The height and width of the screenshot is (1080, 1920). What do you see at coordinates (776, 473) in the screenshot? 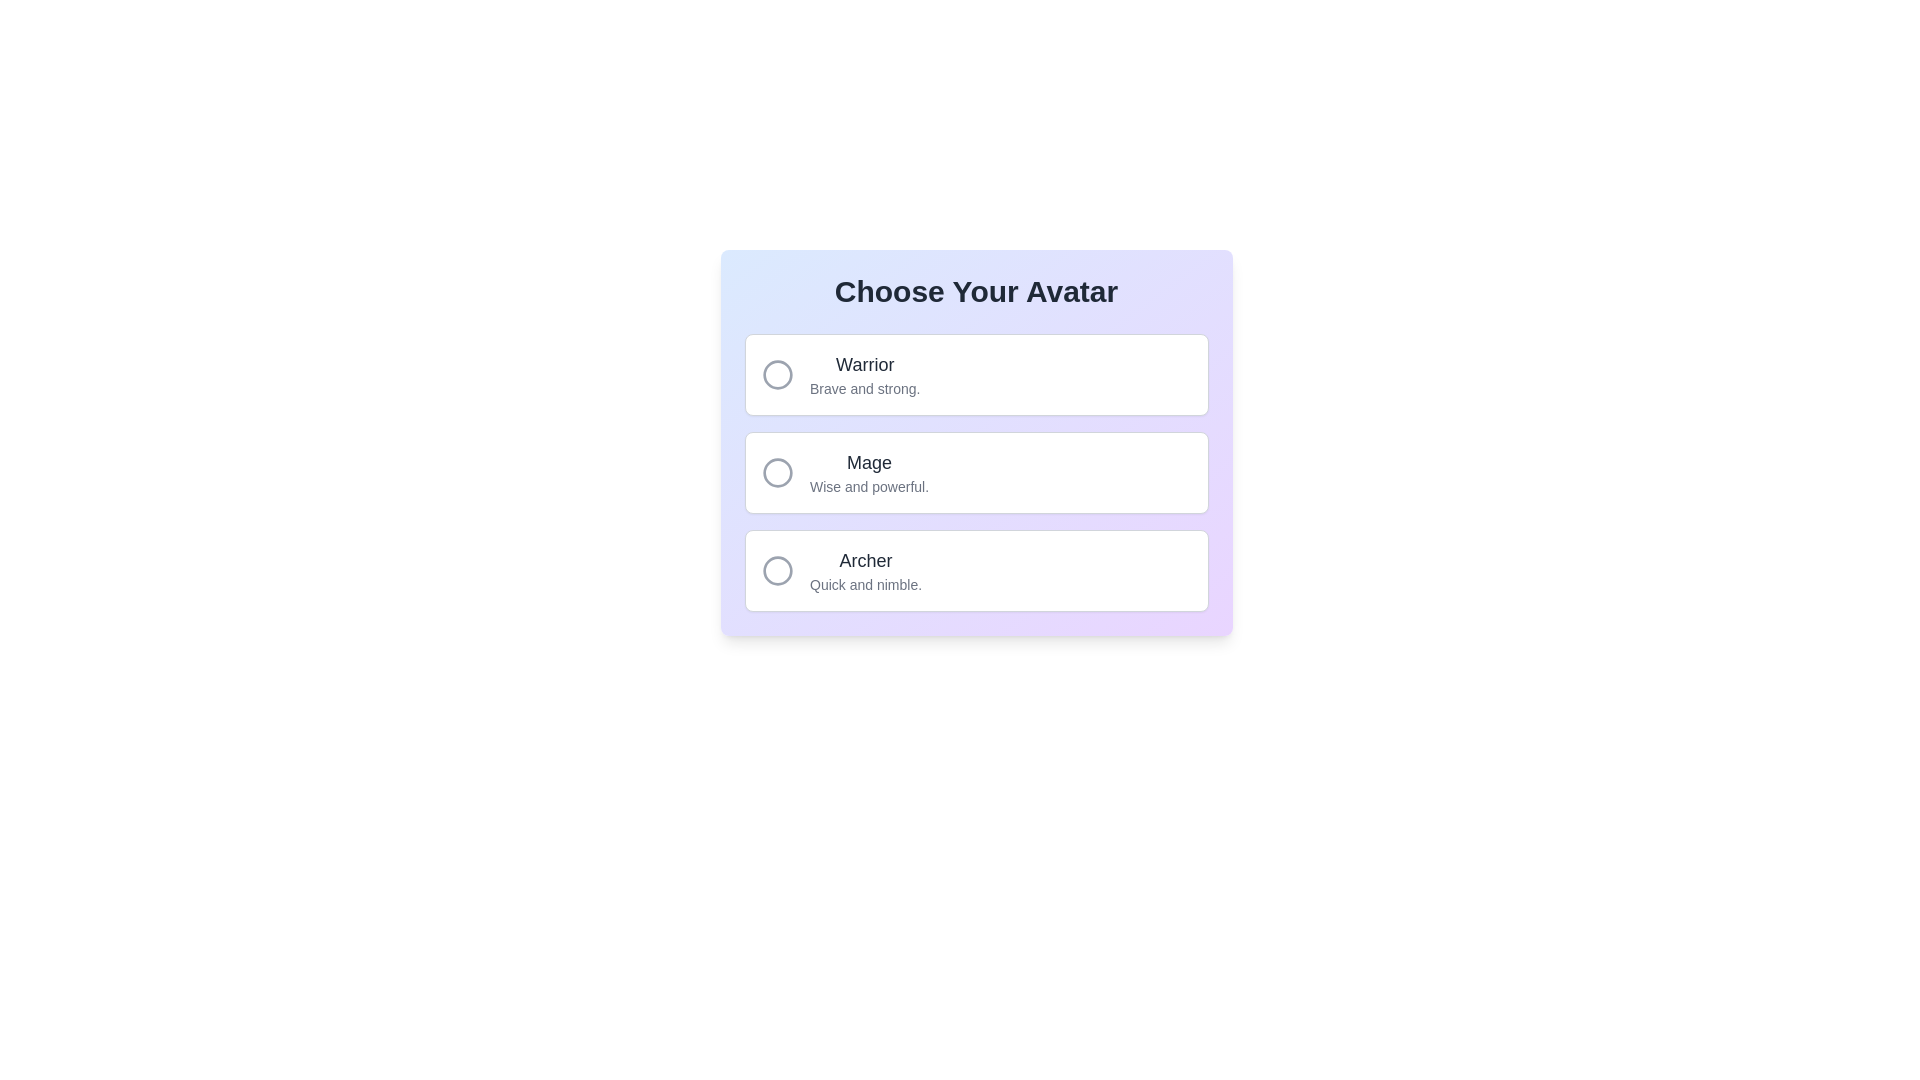
I see `the circular element representing the 'Mage' option in the vertically stacked selection list within the SVG graphic` at bounding box center [776, 473].